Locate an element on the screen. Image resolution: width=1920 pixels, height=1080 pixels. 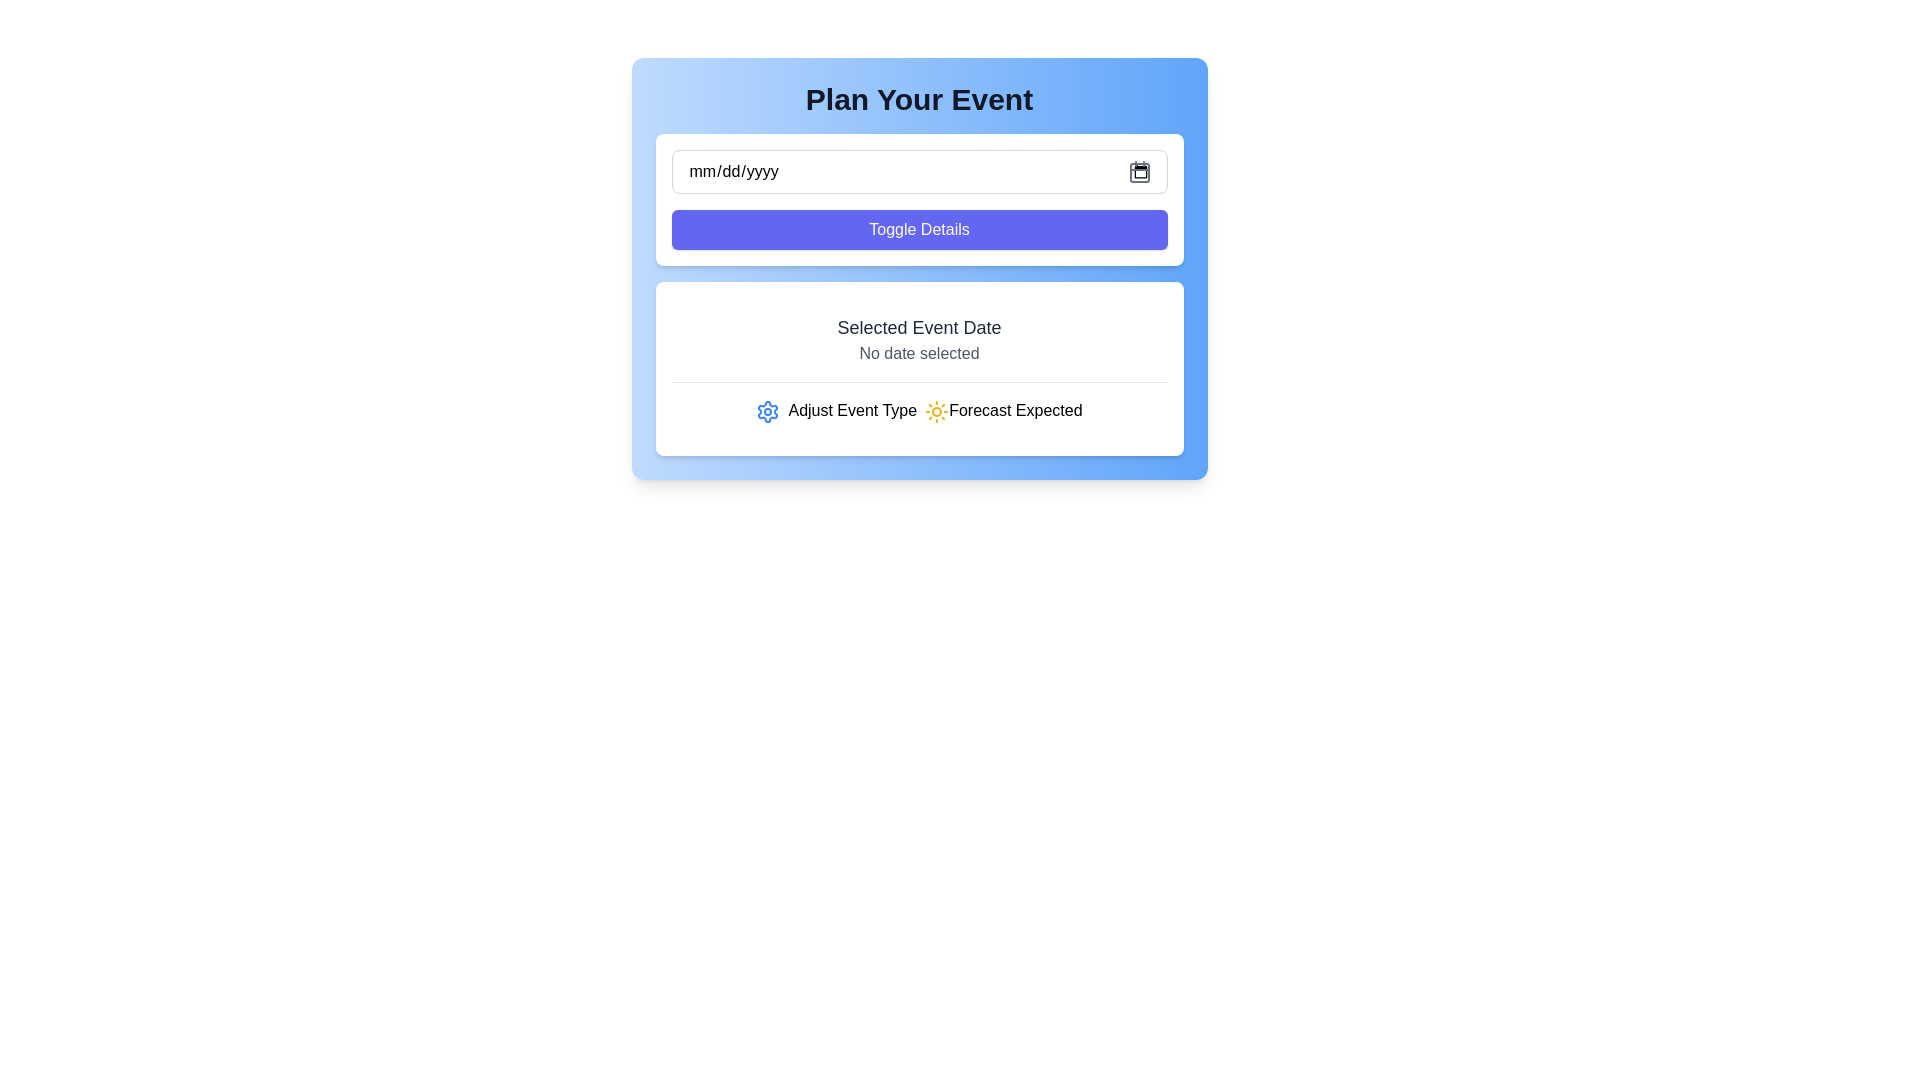
the icons of the label reading 'Adjust Event Type Forecast Expected' to get additional information is located at coordinates (918, 409).